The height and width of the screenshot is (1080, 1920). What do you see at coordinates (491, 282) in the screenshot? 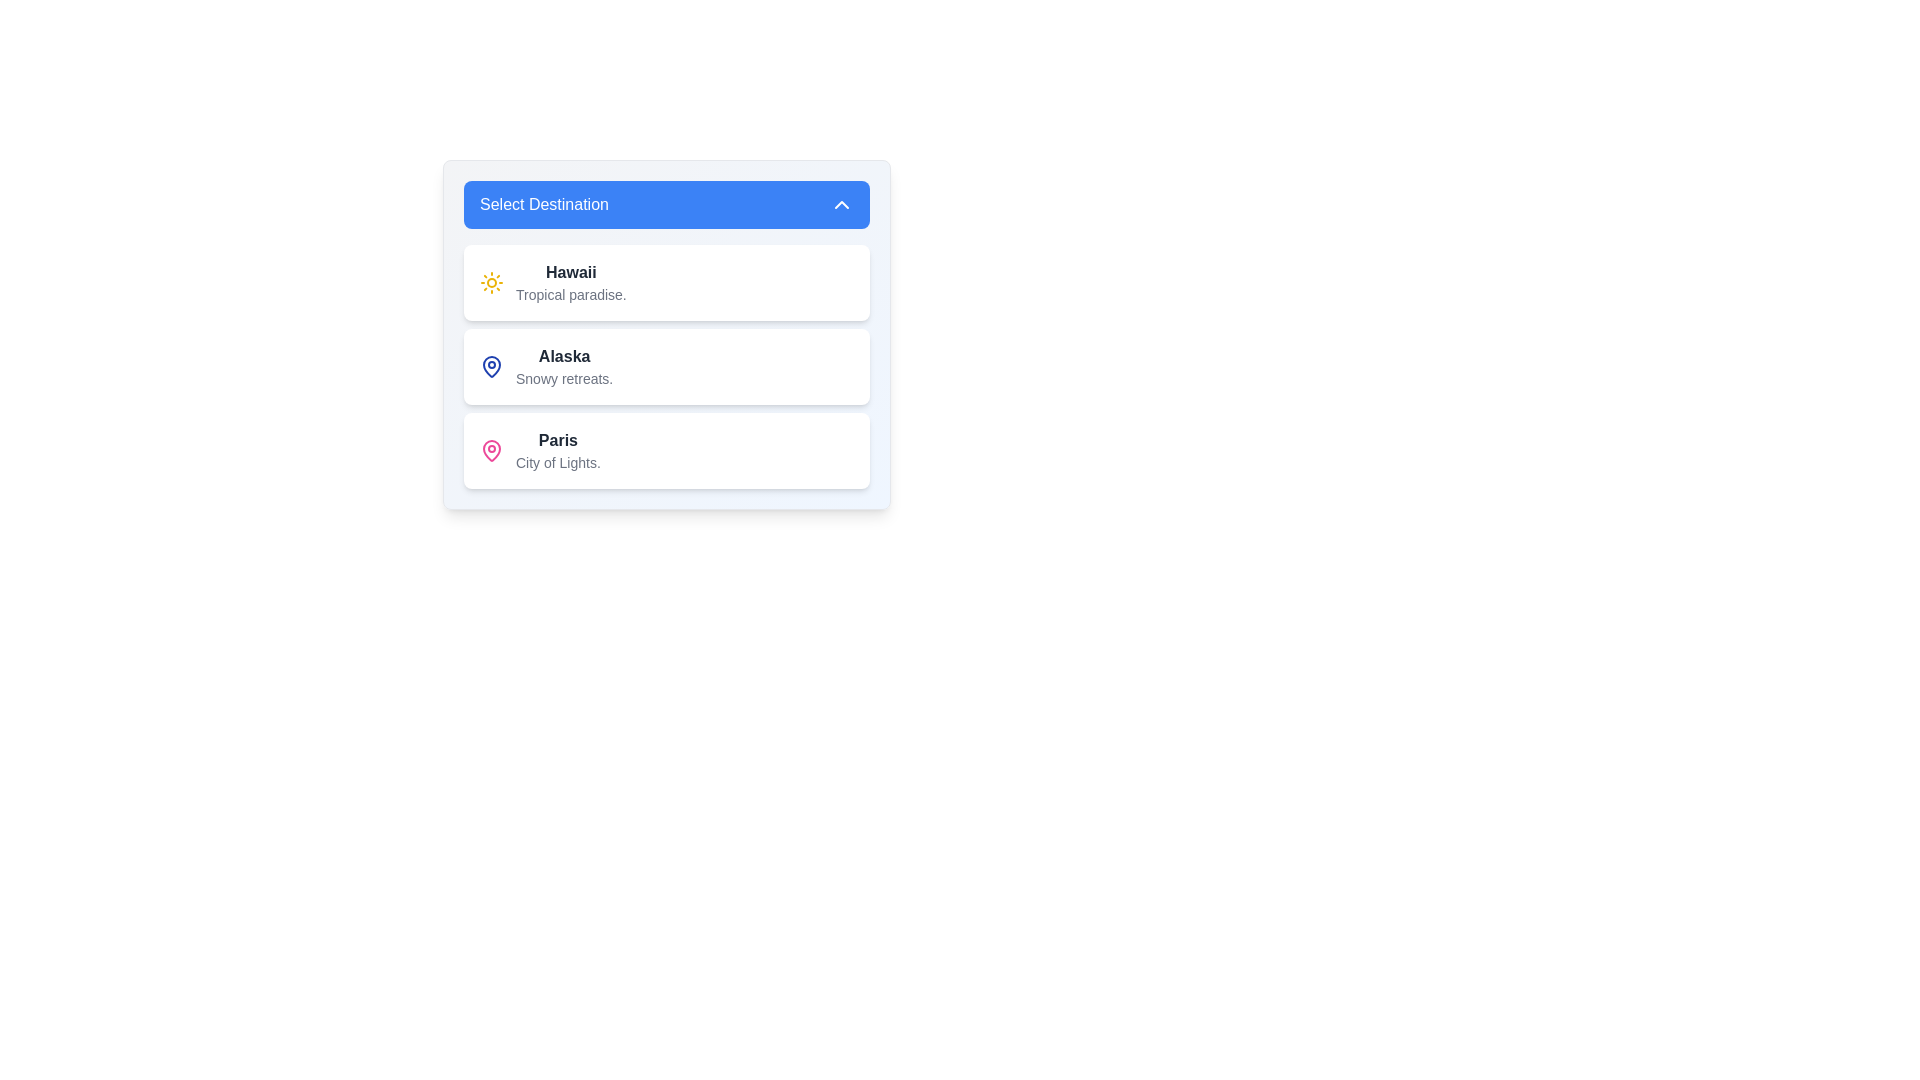
I see `the Hawaii icon in the dropdown list, which is located on the left side of the text 'Hawaii' and aligned with the heading 'Select Destination'` at bounding box center [491, 282].